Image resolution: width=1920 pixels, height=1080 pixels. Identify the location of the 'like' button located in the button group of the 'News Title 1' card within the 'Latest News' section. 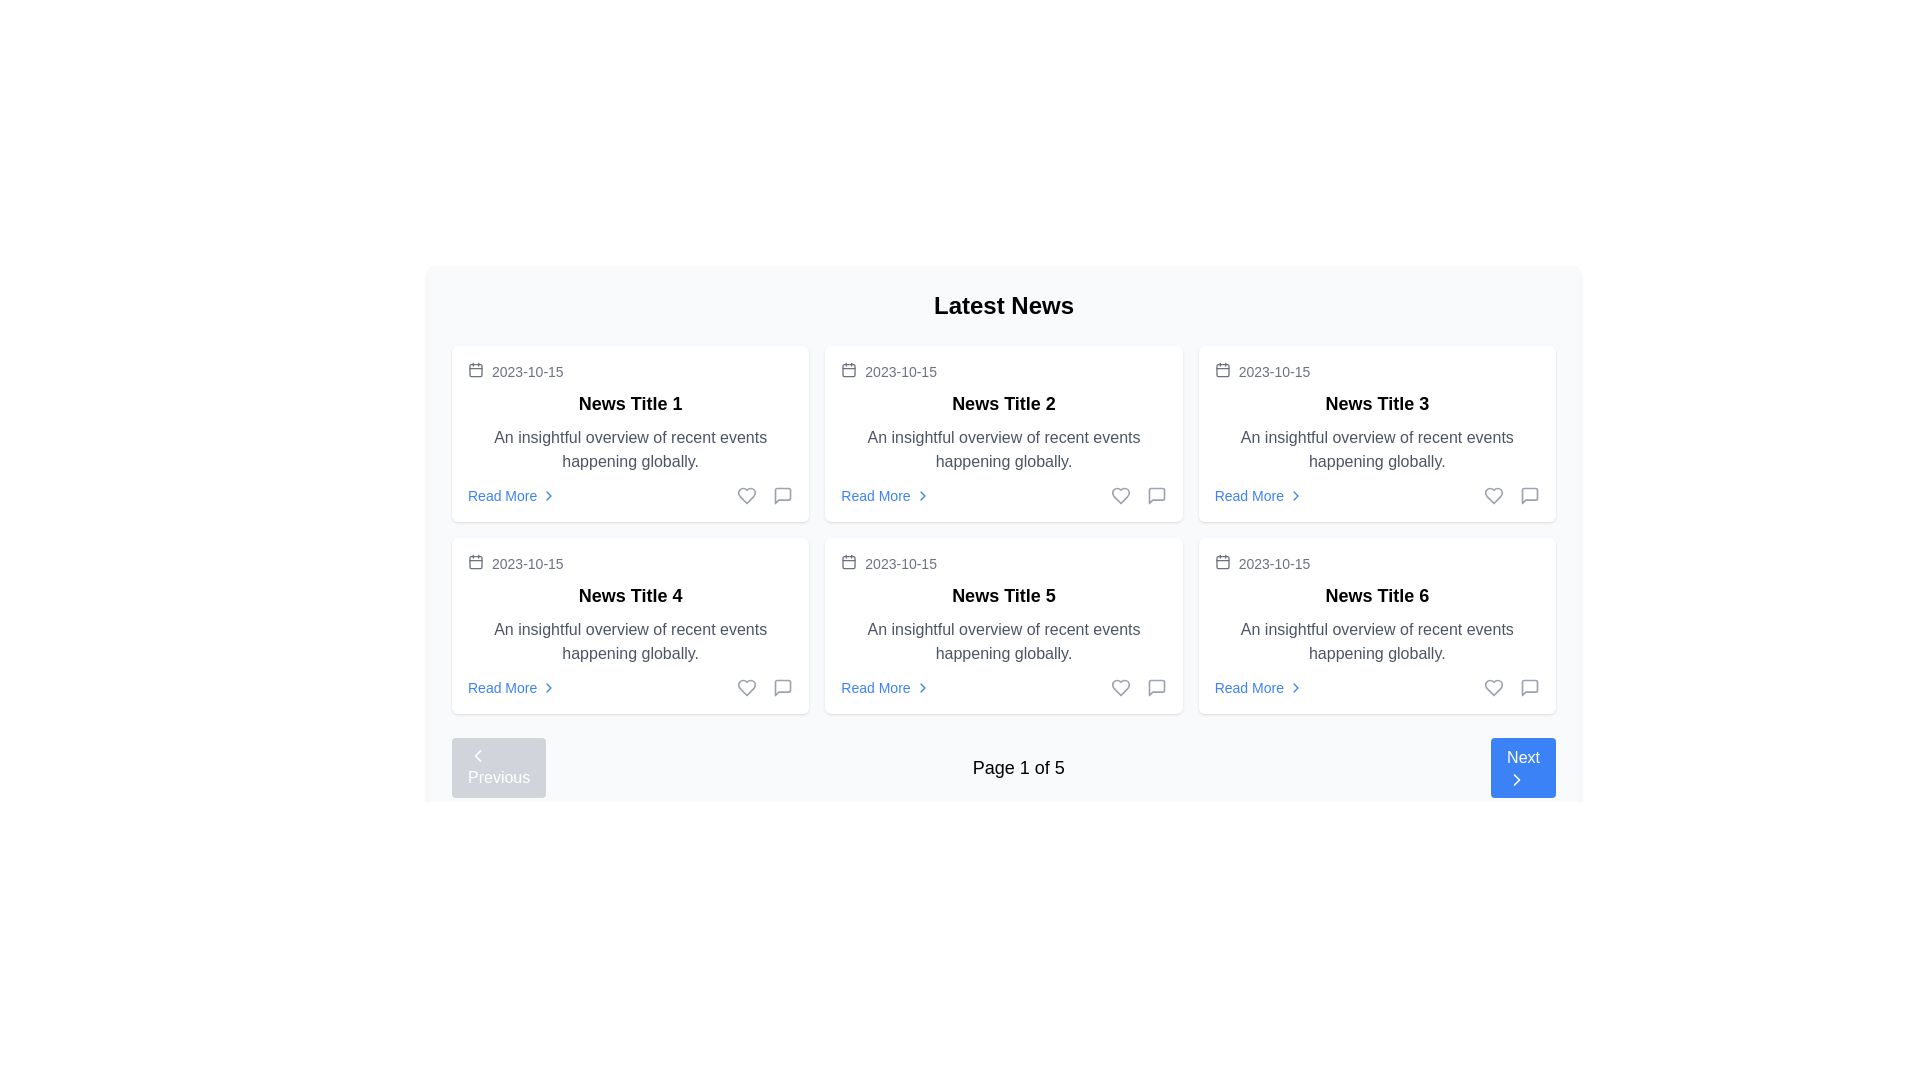
(746, 495).